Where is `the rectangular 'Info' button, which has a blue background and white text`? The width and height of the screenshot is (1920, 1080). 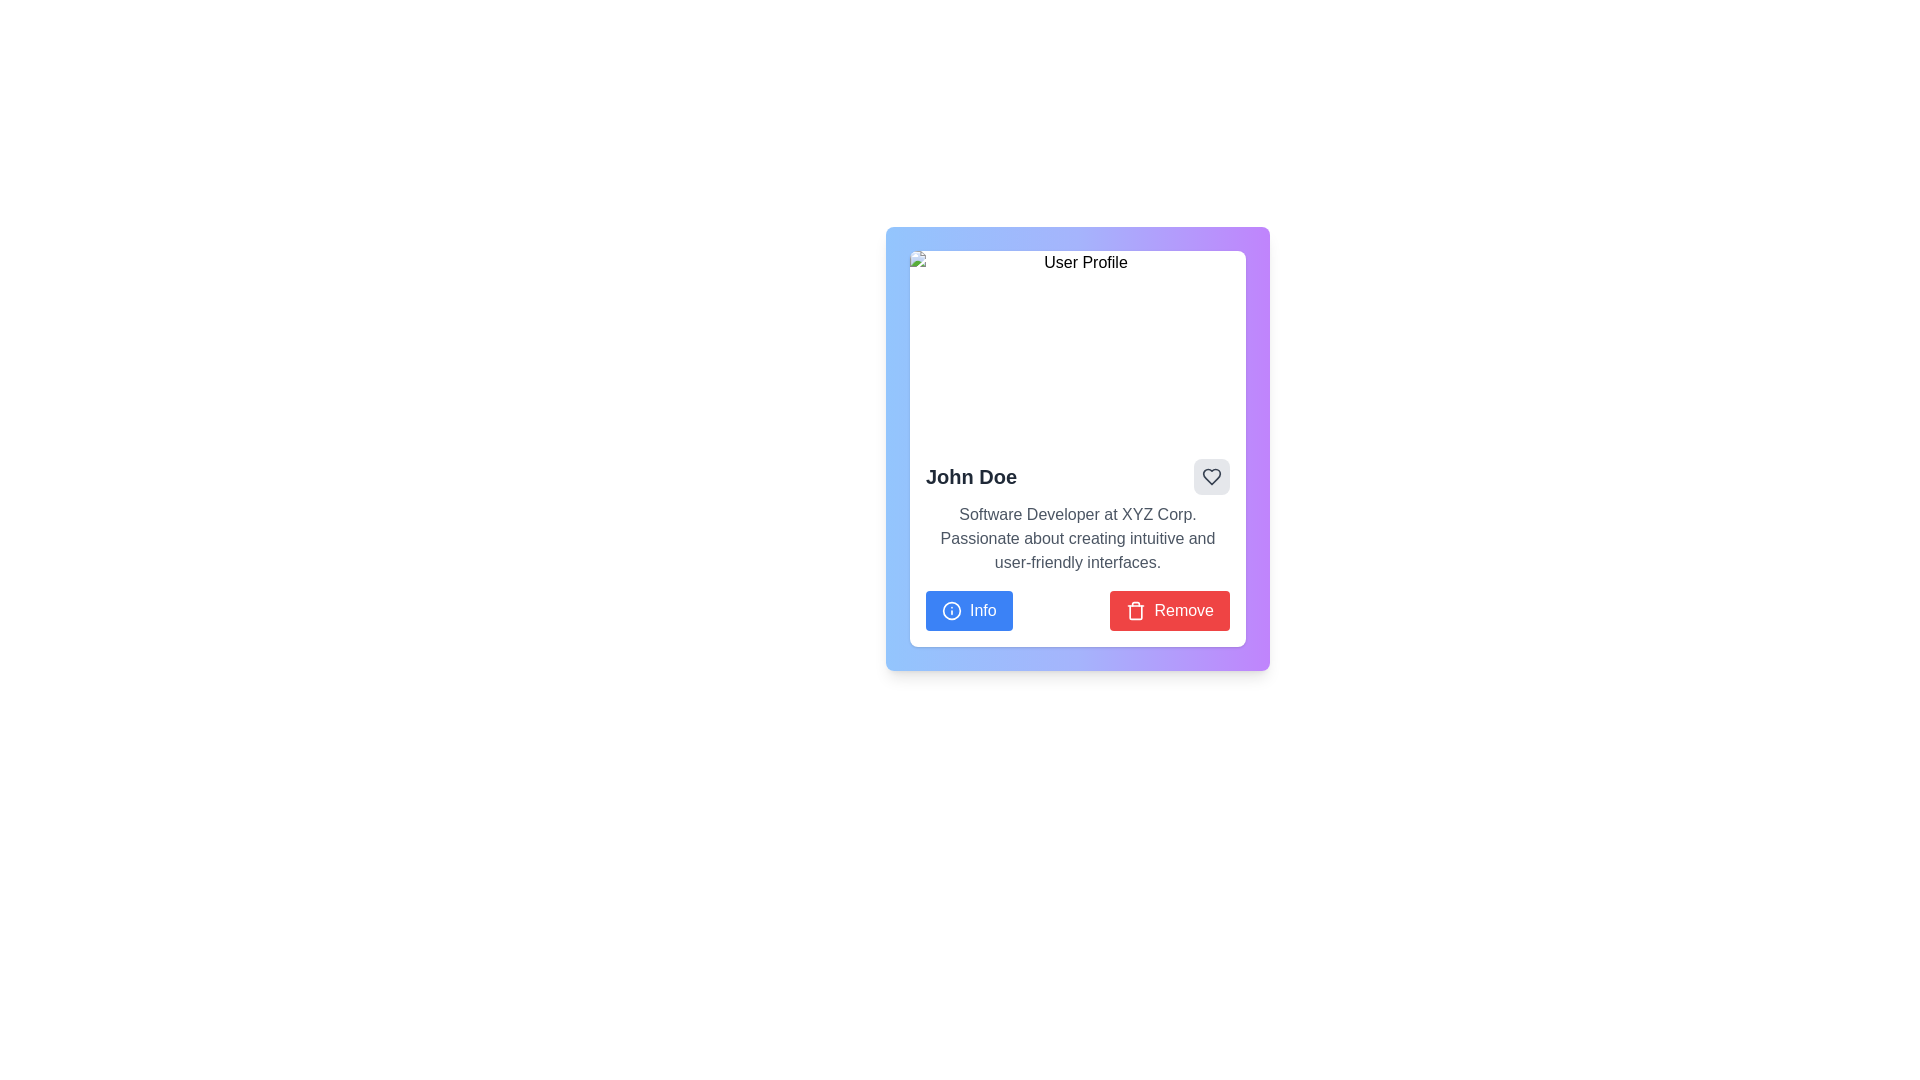 the rectangular 'Info' button, which has a blue background and white text is located at coordinates (969, 609).